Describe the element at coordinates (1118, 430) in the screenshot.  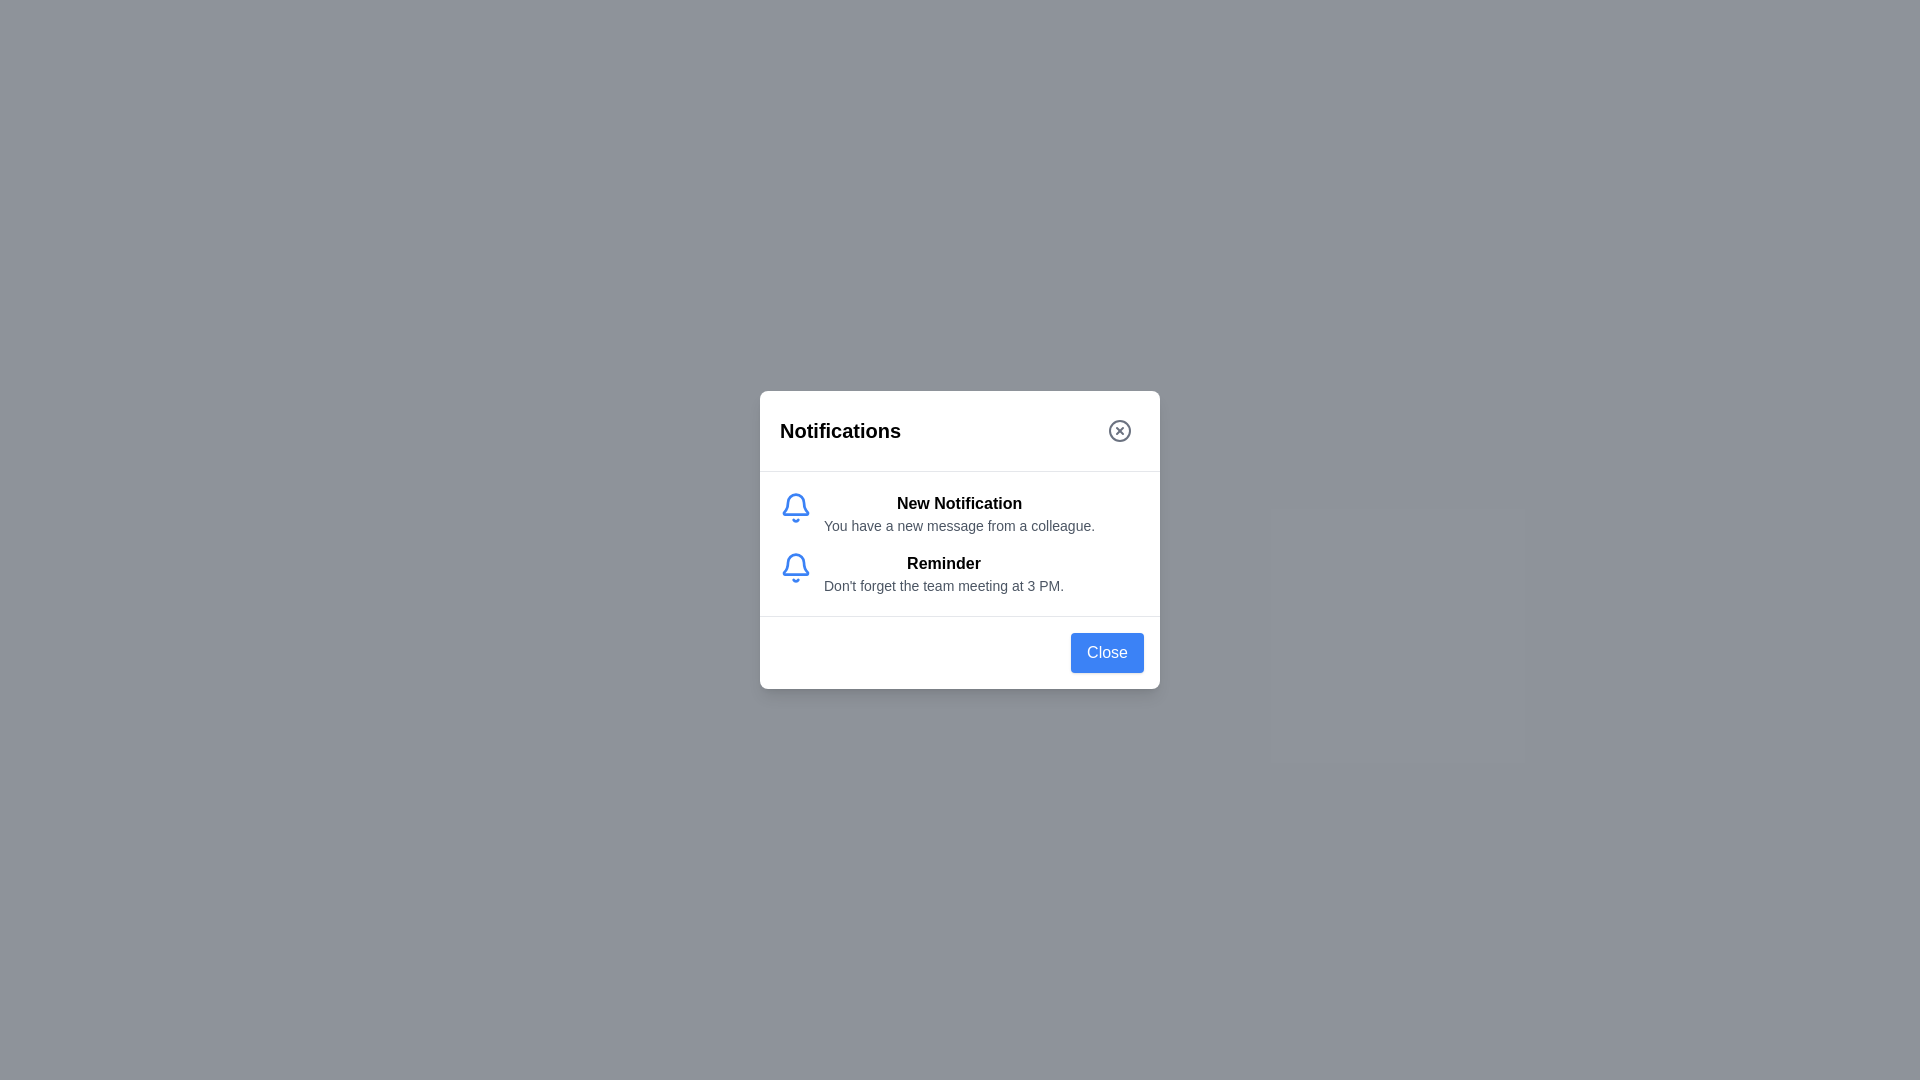
I see `the circular close button with a cross inside, located in the top-right corner of the 'Notifications' modal header` at that location.